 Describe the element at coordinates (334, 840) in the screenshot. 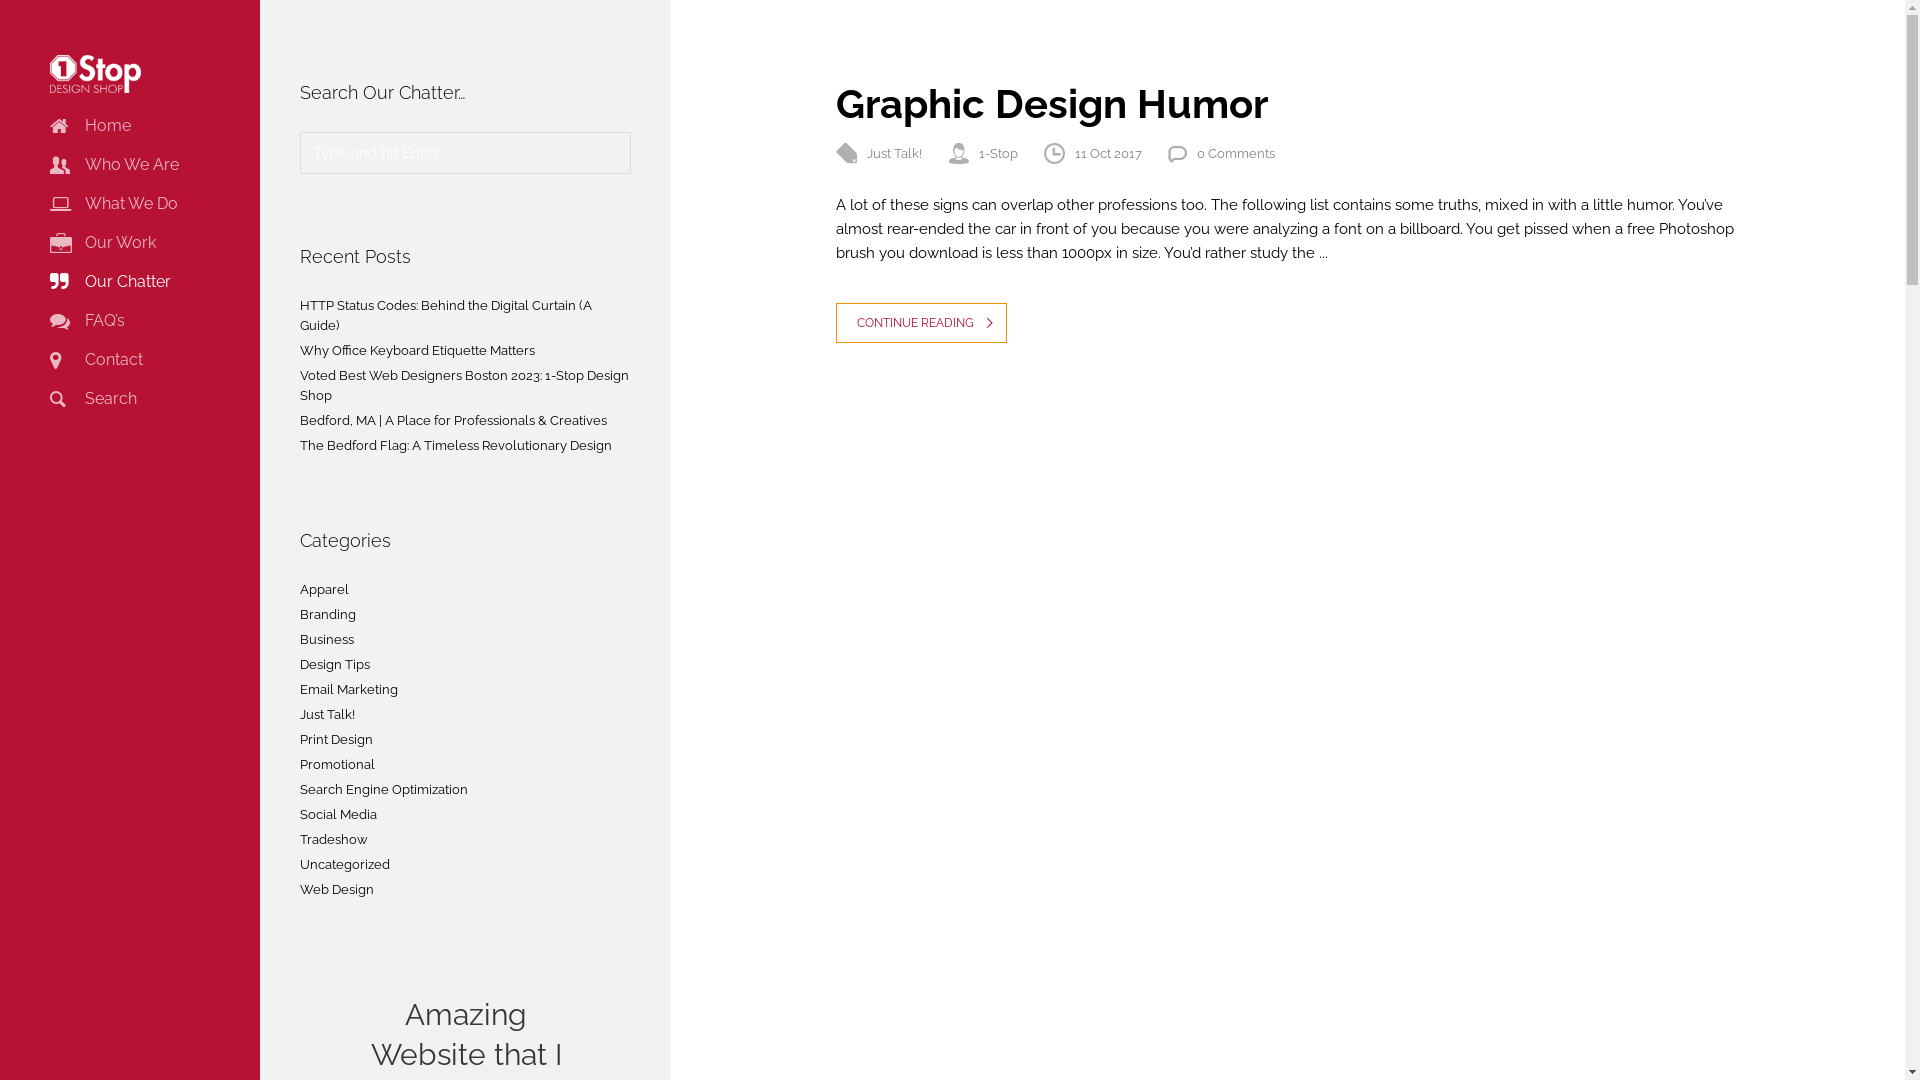

I see `'Tradeshow'` at that location.